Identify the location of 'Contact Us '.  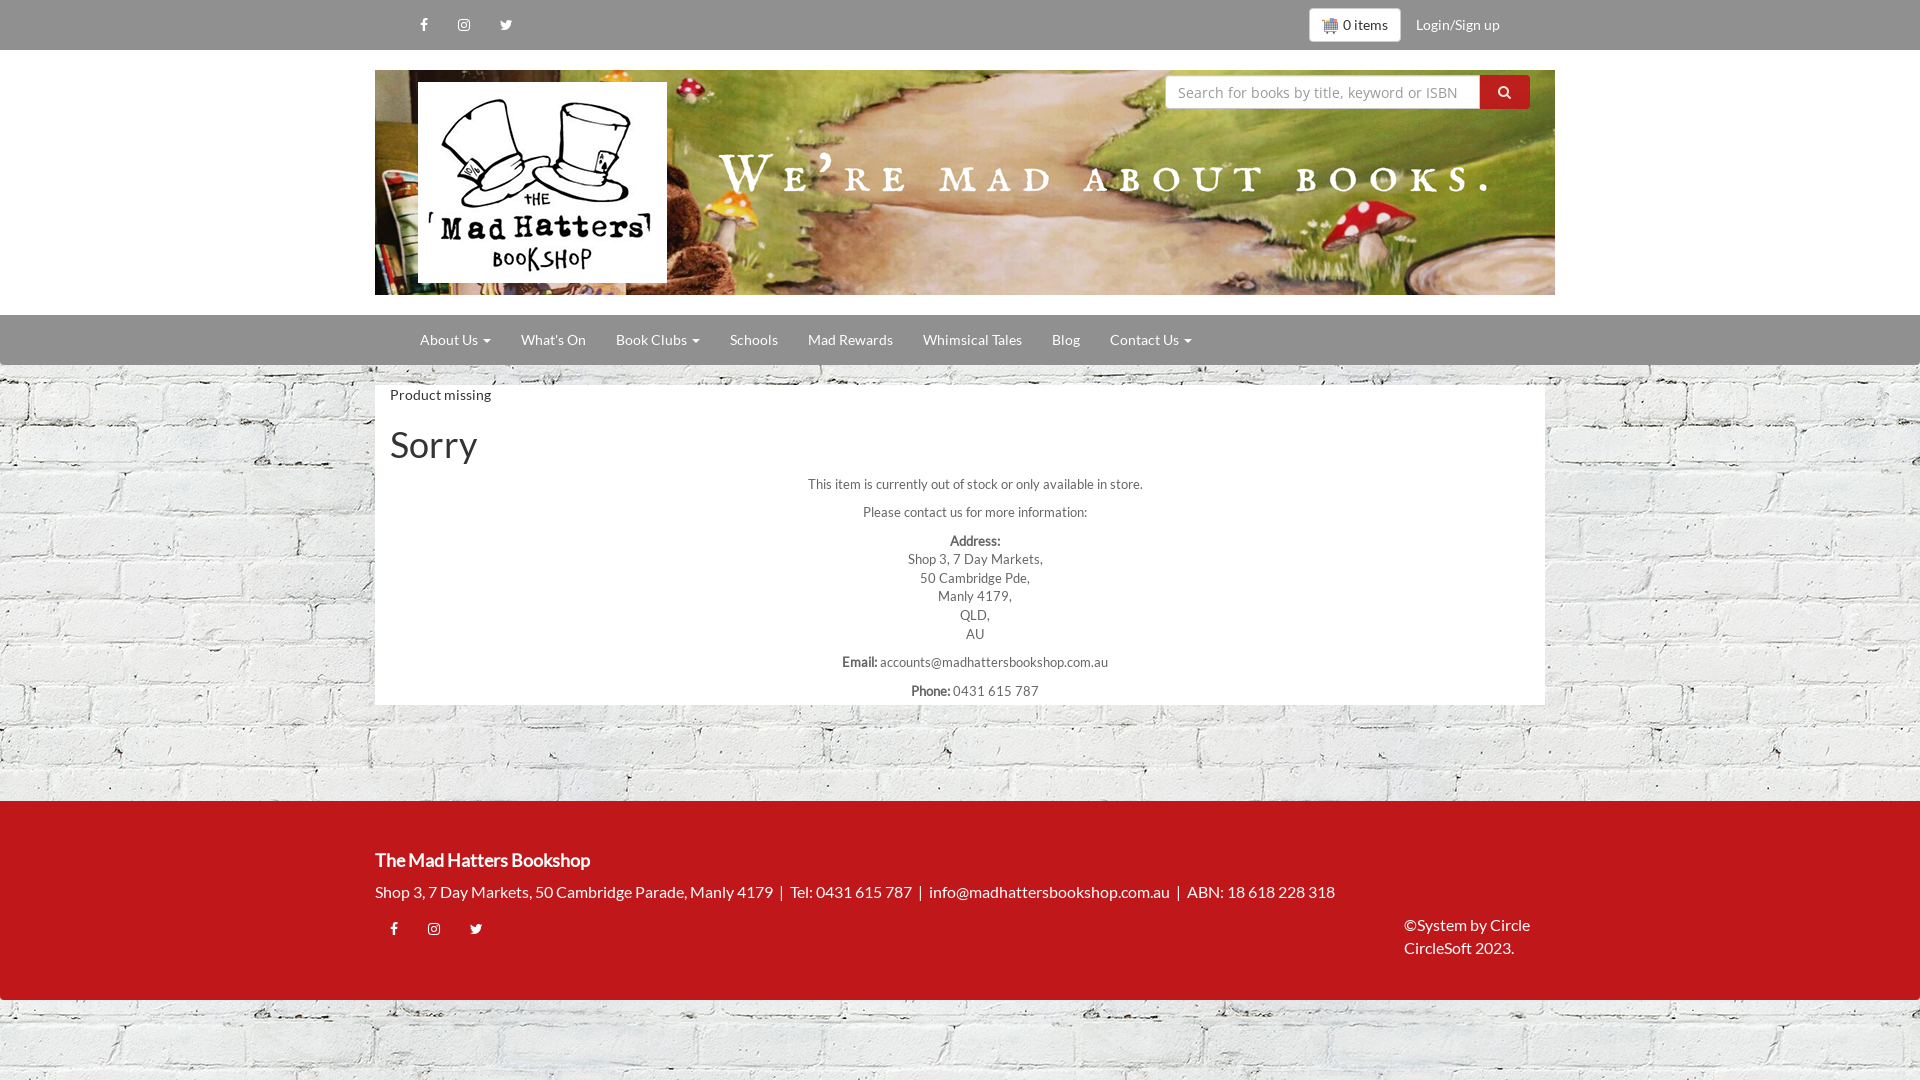
(1093, 338).